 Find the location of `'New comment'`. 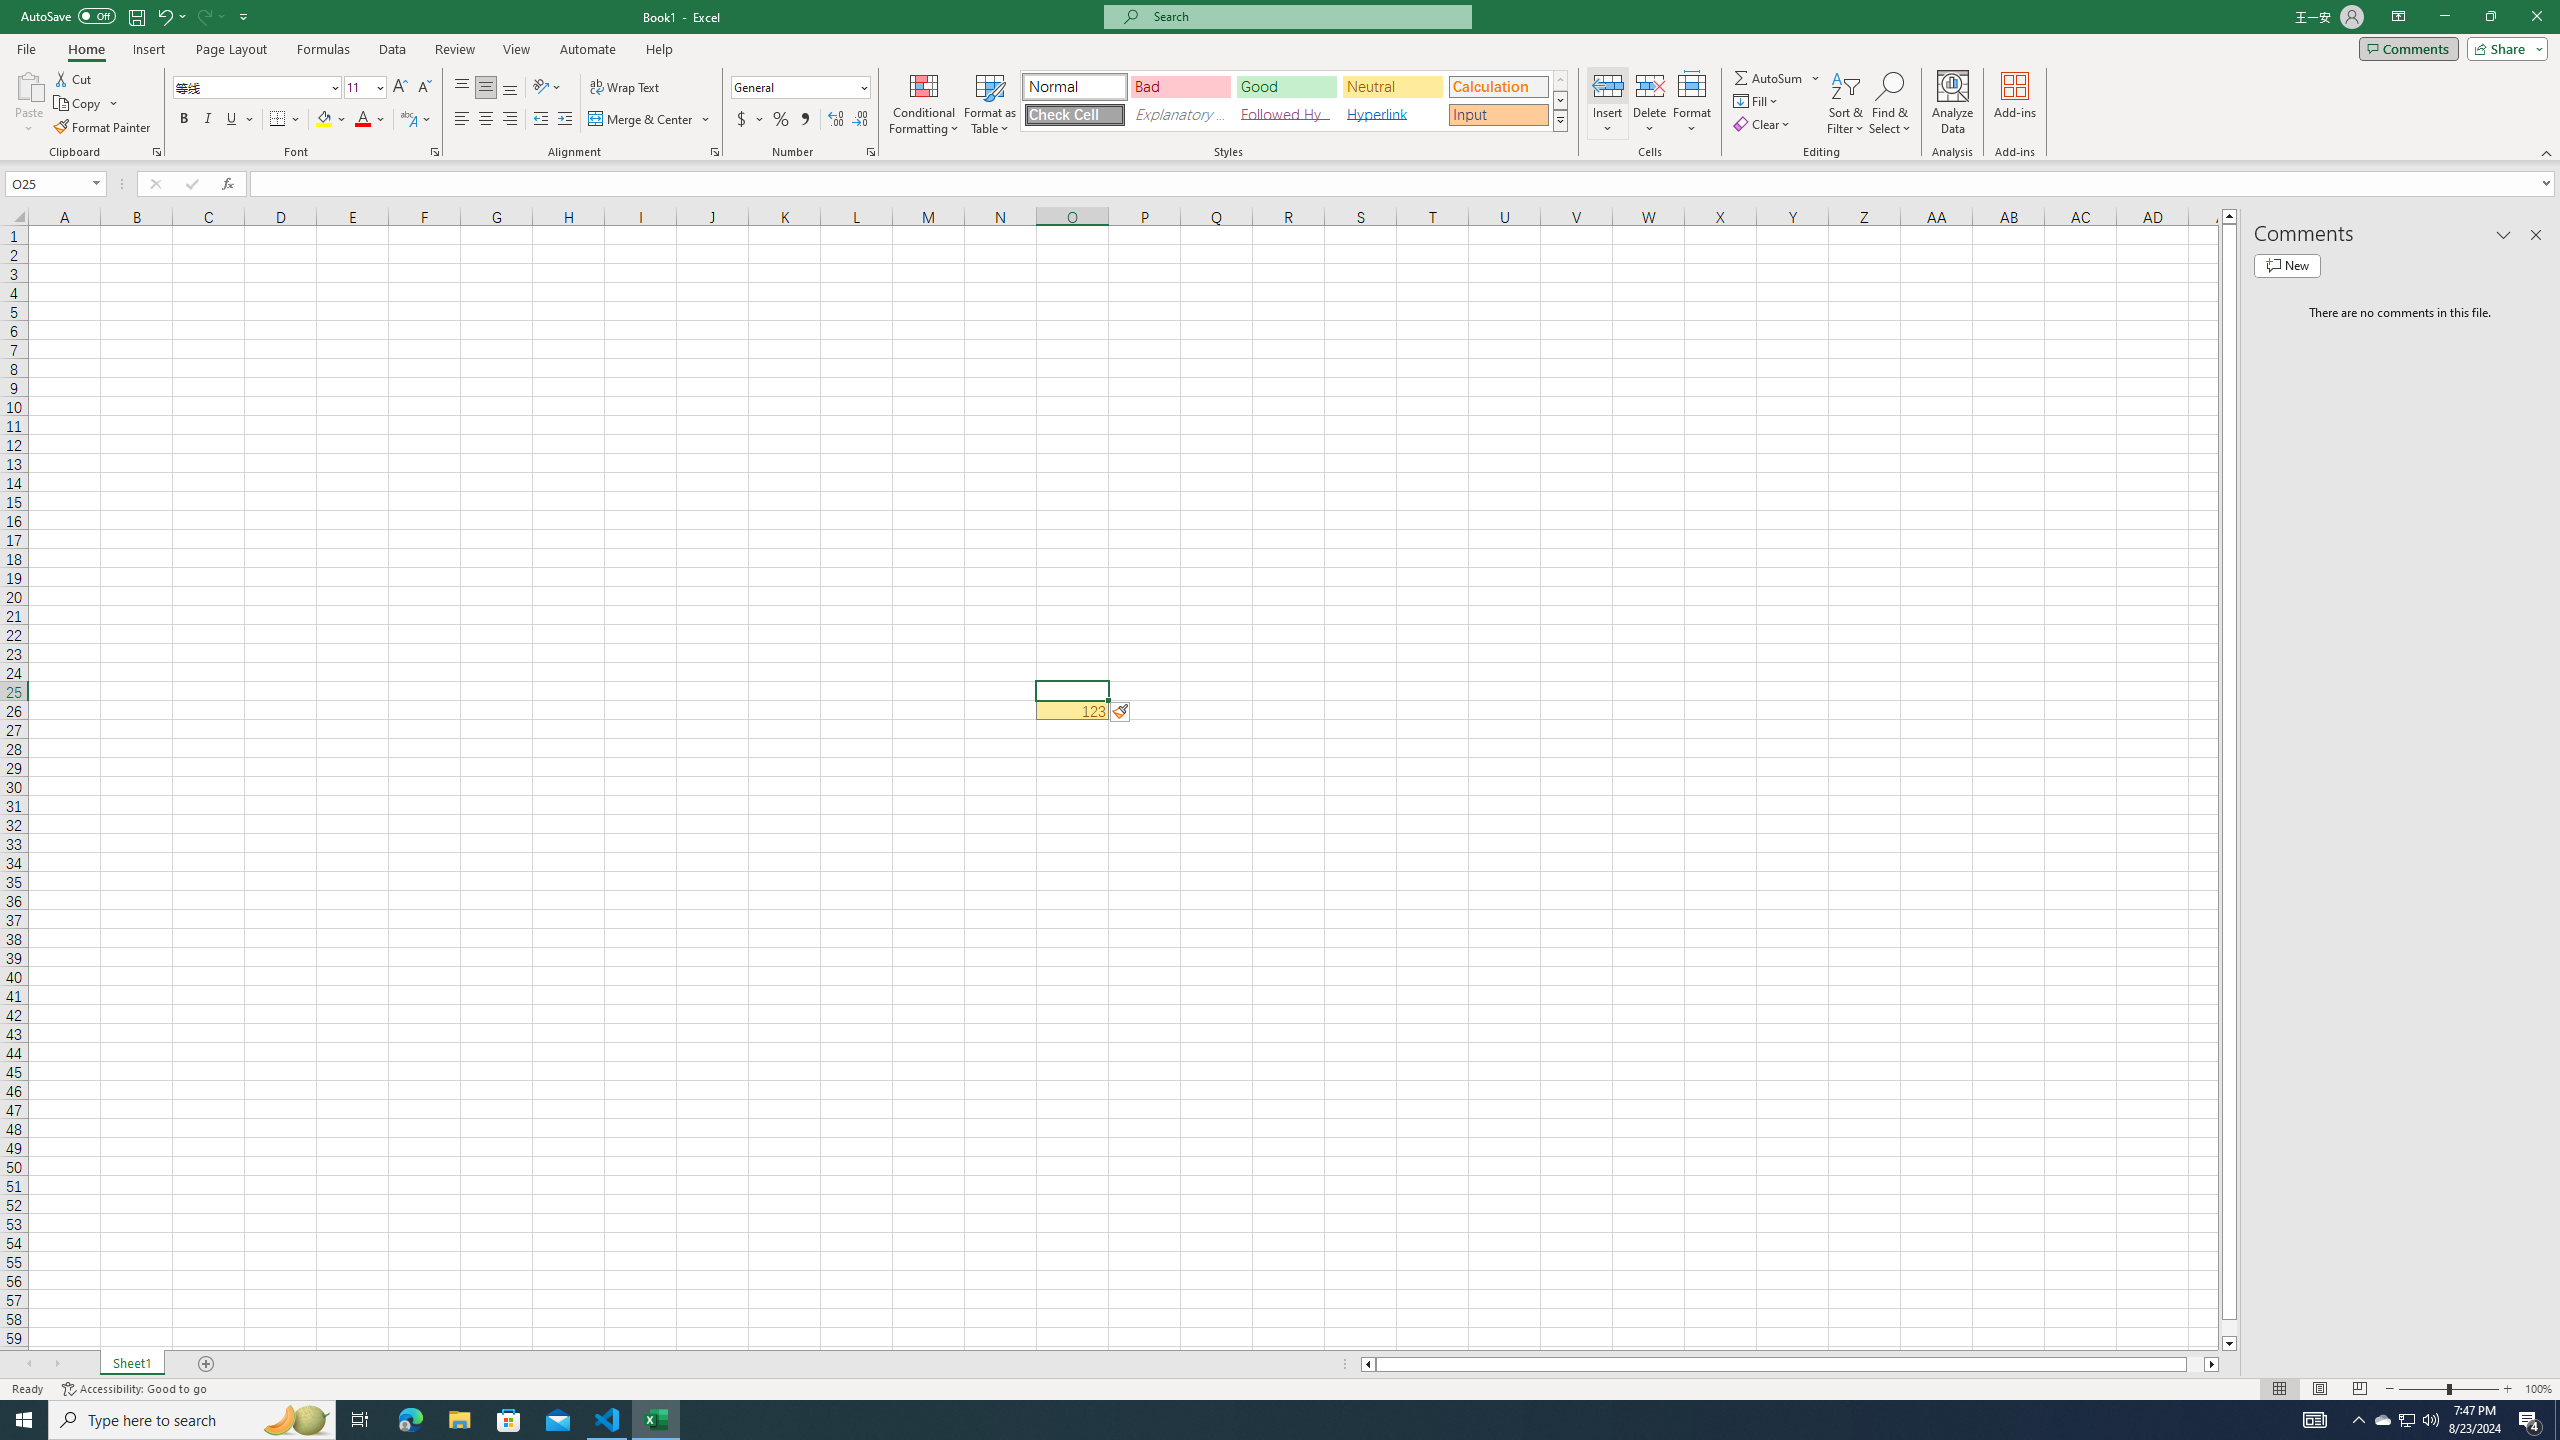

'New comment' is located at coordinates (2286, 264).